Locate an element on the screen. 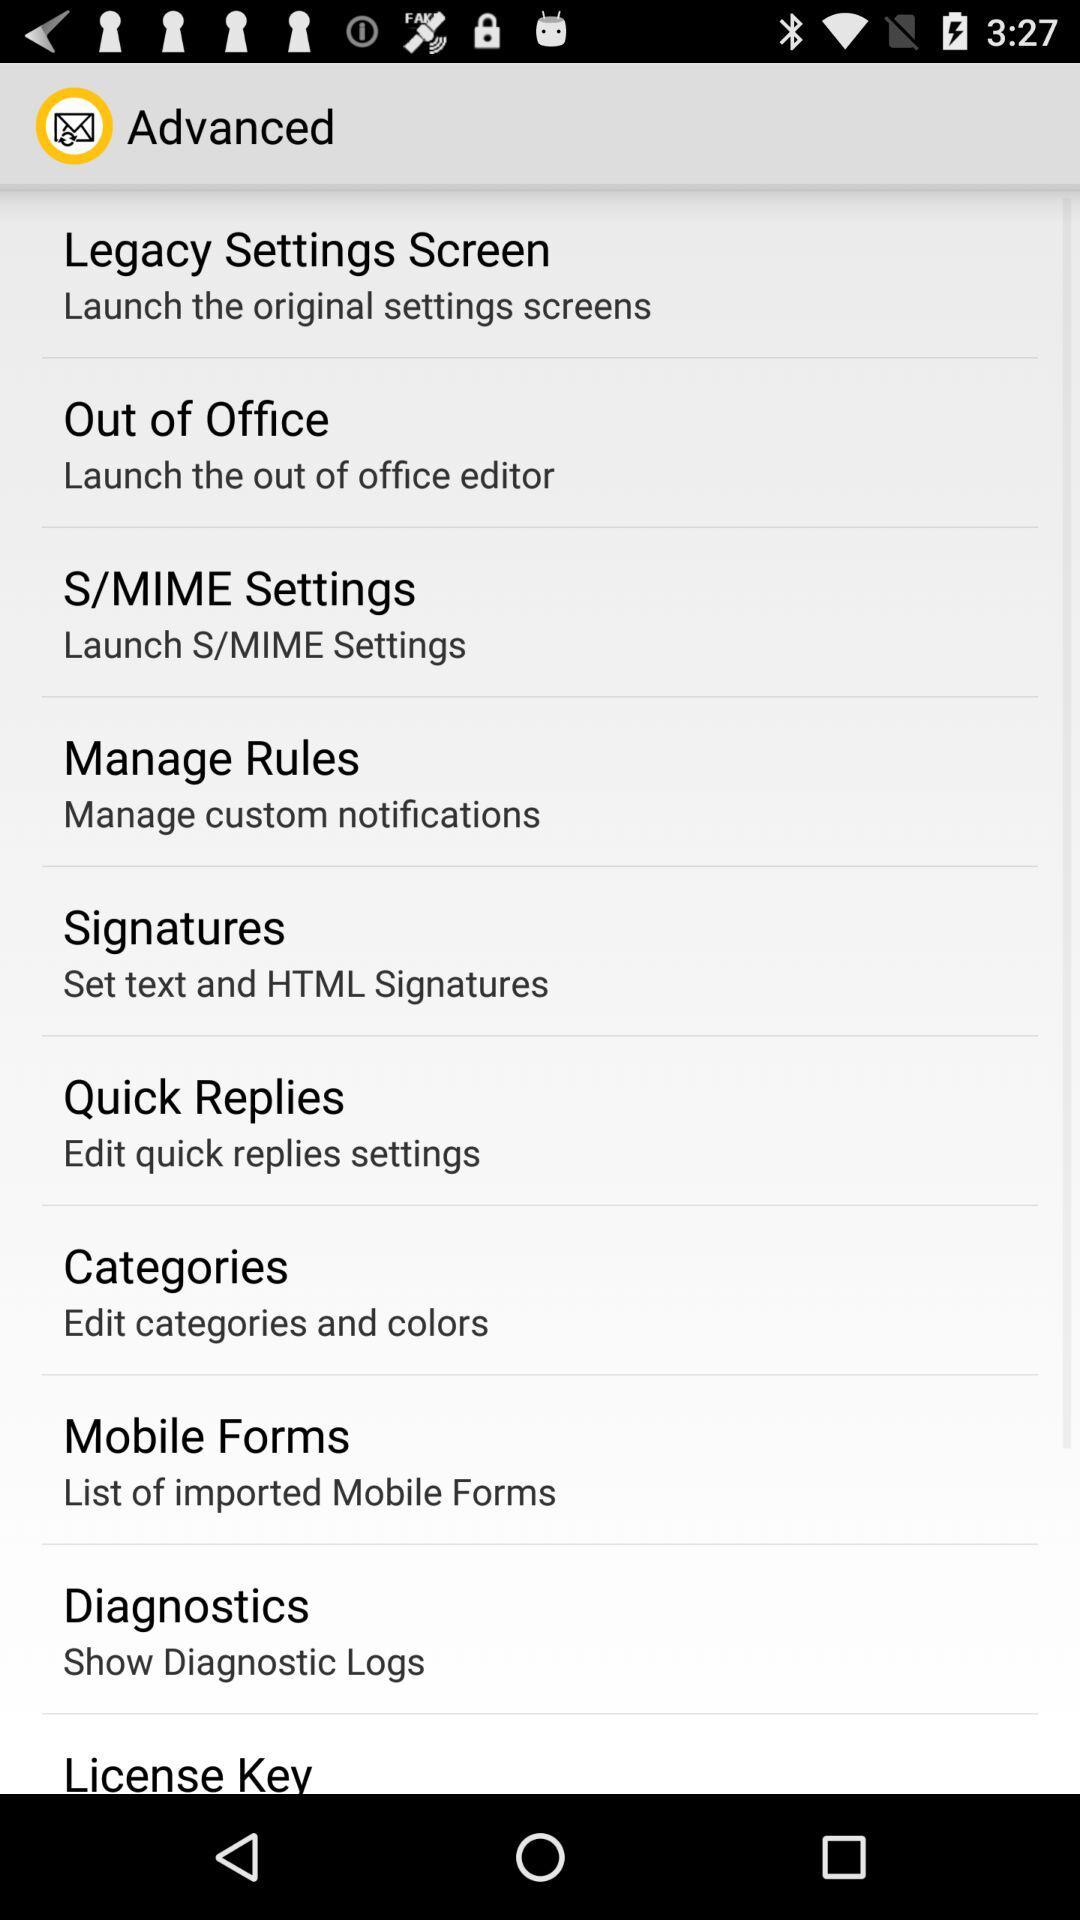 Image resolution: width=1080 pixels, height=1920 pixels. the license key app is located at coordinates (187, 1767).